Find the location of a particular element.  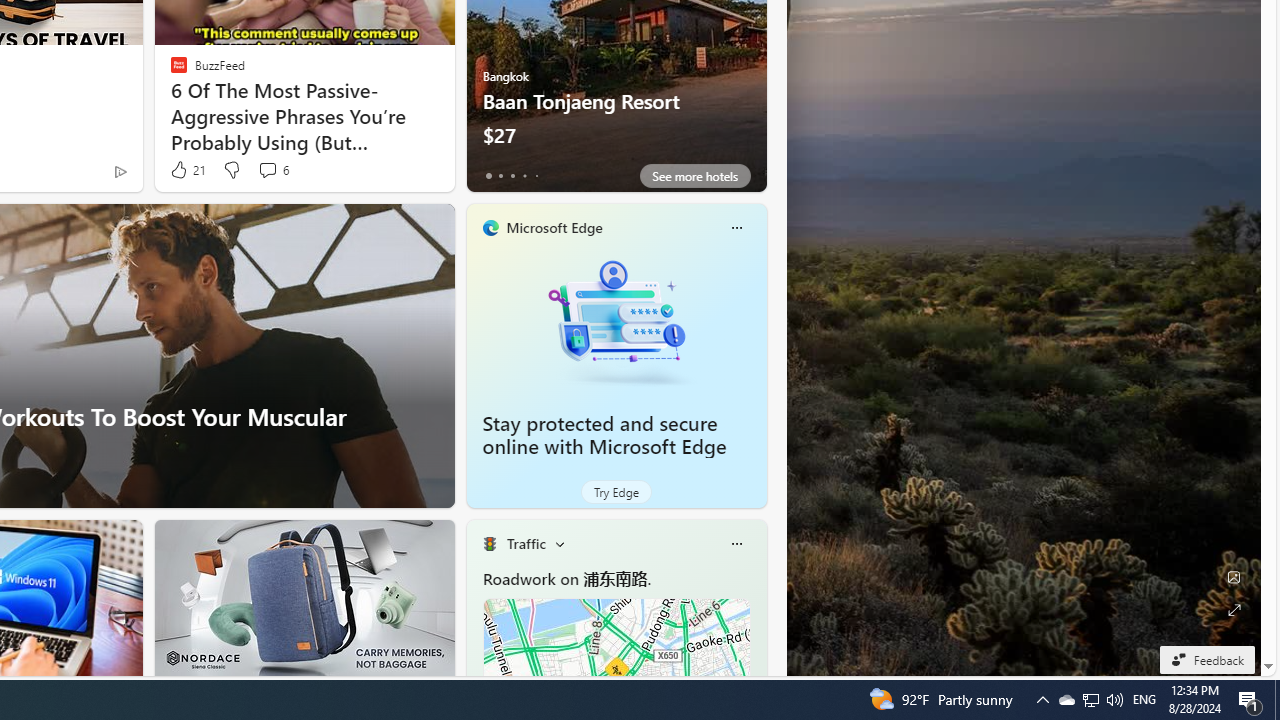

'View comments 6 Comment' is located at coordinates (272, 169).